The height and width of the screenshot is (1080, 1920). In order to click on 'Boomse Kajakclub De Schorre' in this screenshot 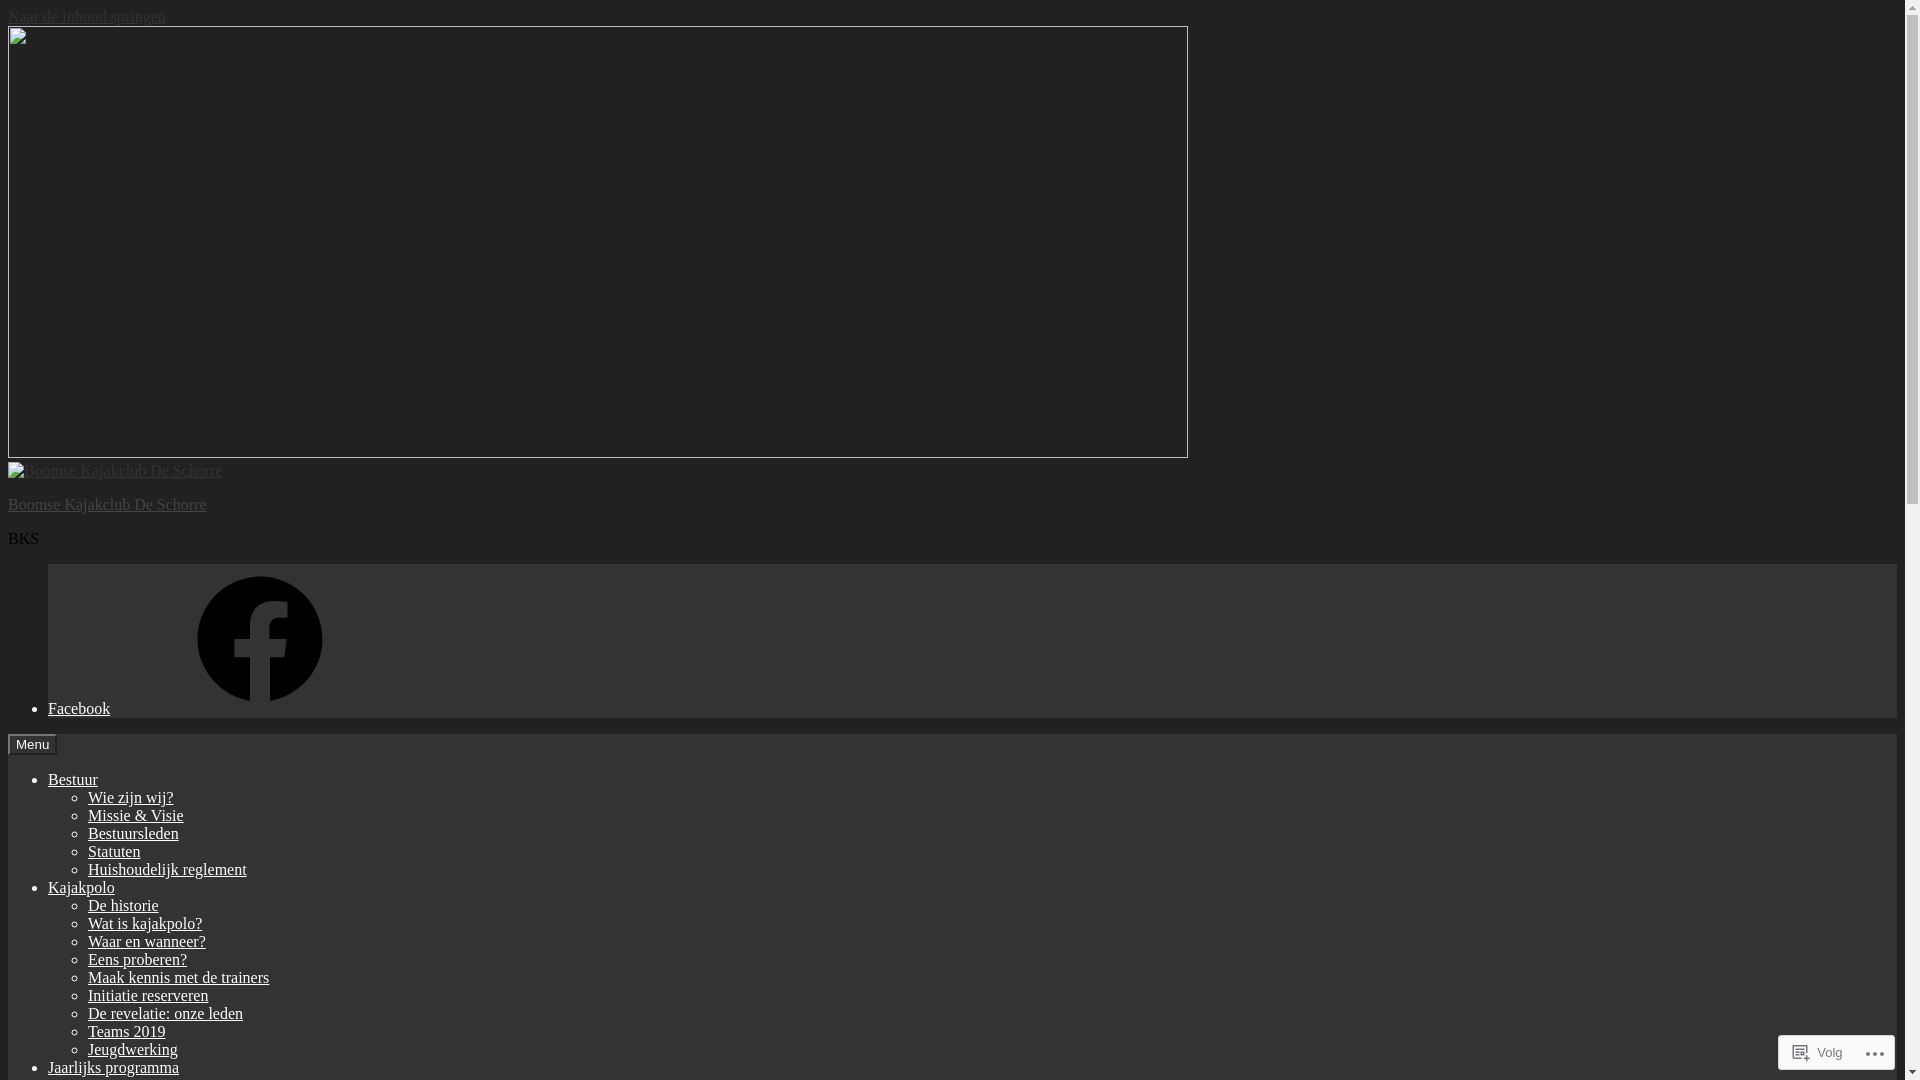, I will do `click(106, 503)`.